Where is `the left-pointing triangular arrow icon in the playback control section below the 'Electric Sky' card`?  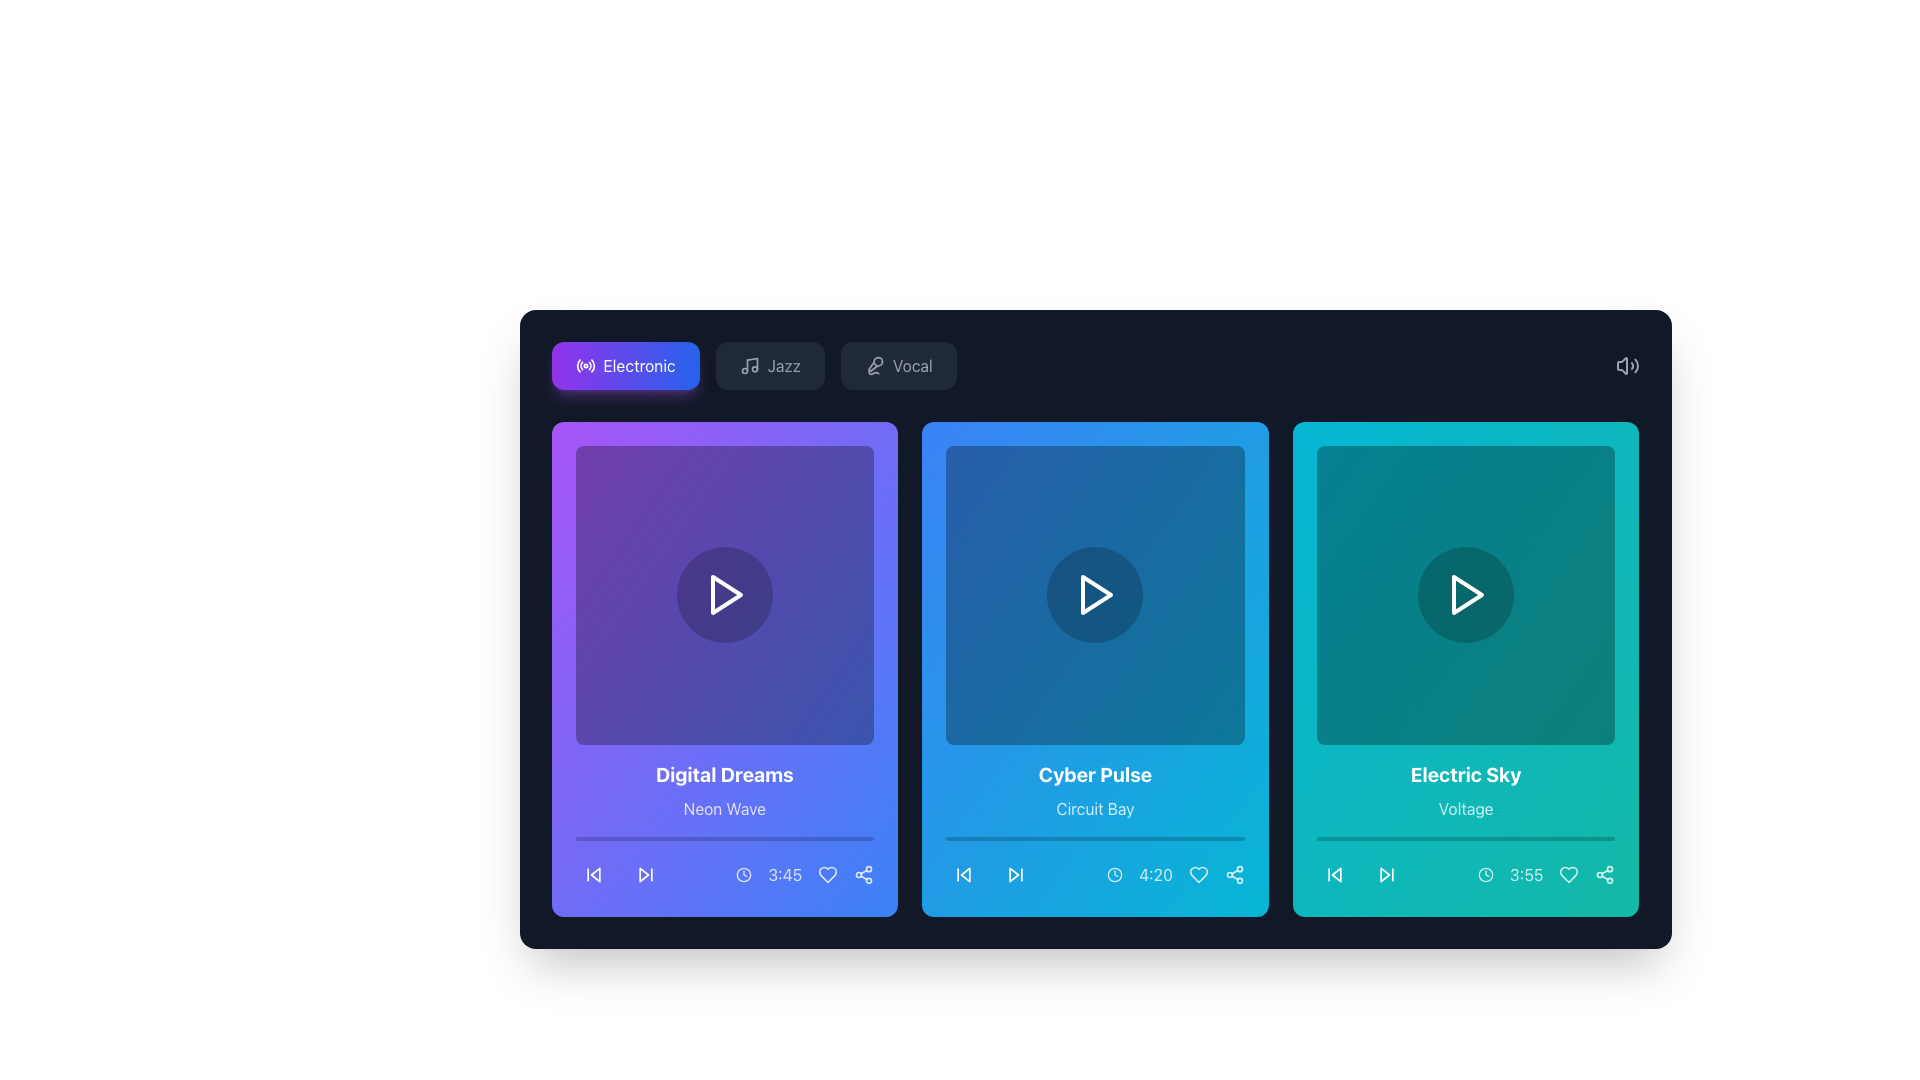
the left-pointing triangular arrow icon in the playback control section below the 'Electric Sky' card is located at coordinates (1336, 873).